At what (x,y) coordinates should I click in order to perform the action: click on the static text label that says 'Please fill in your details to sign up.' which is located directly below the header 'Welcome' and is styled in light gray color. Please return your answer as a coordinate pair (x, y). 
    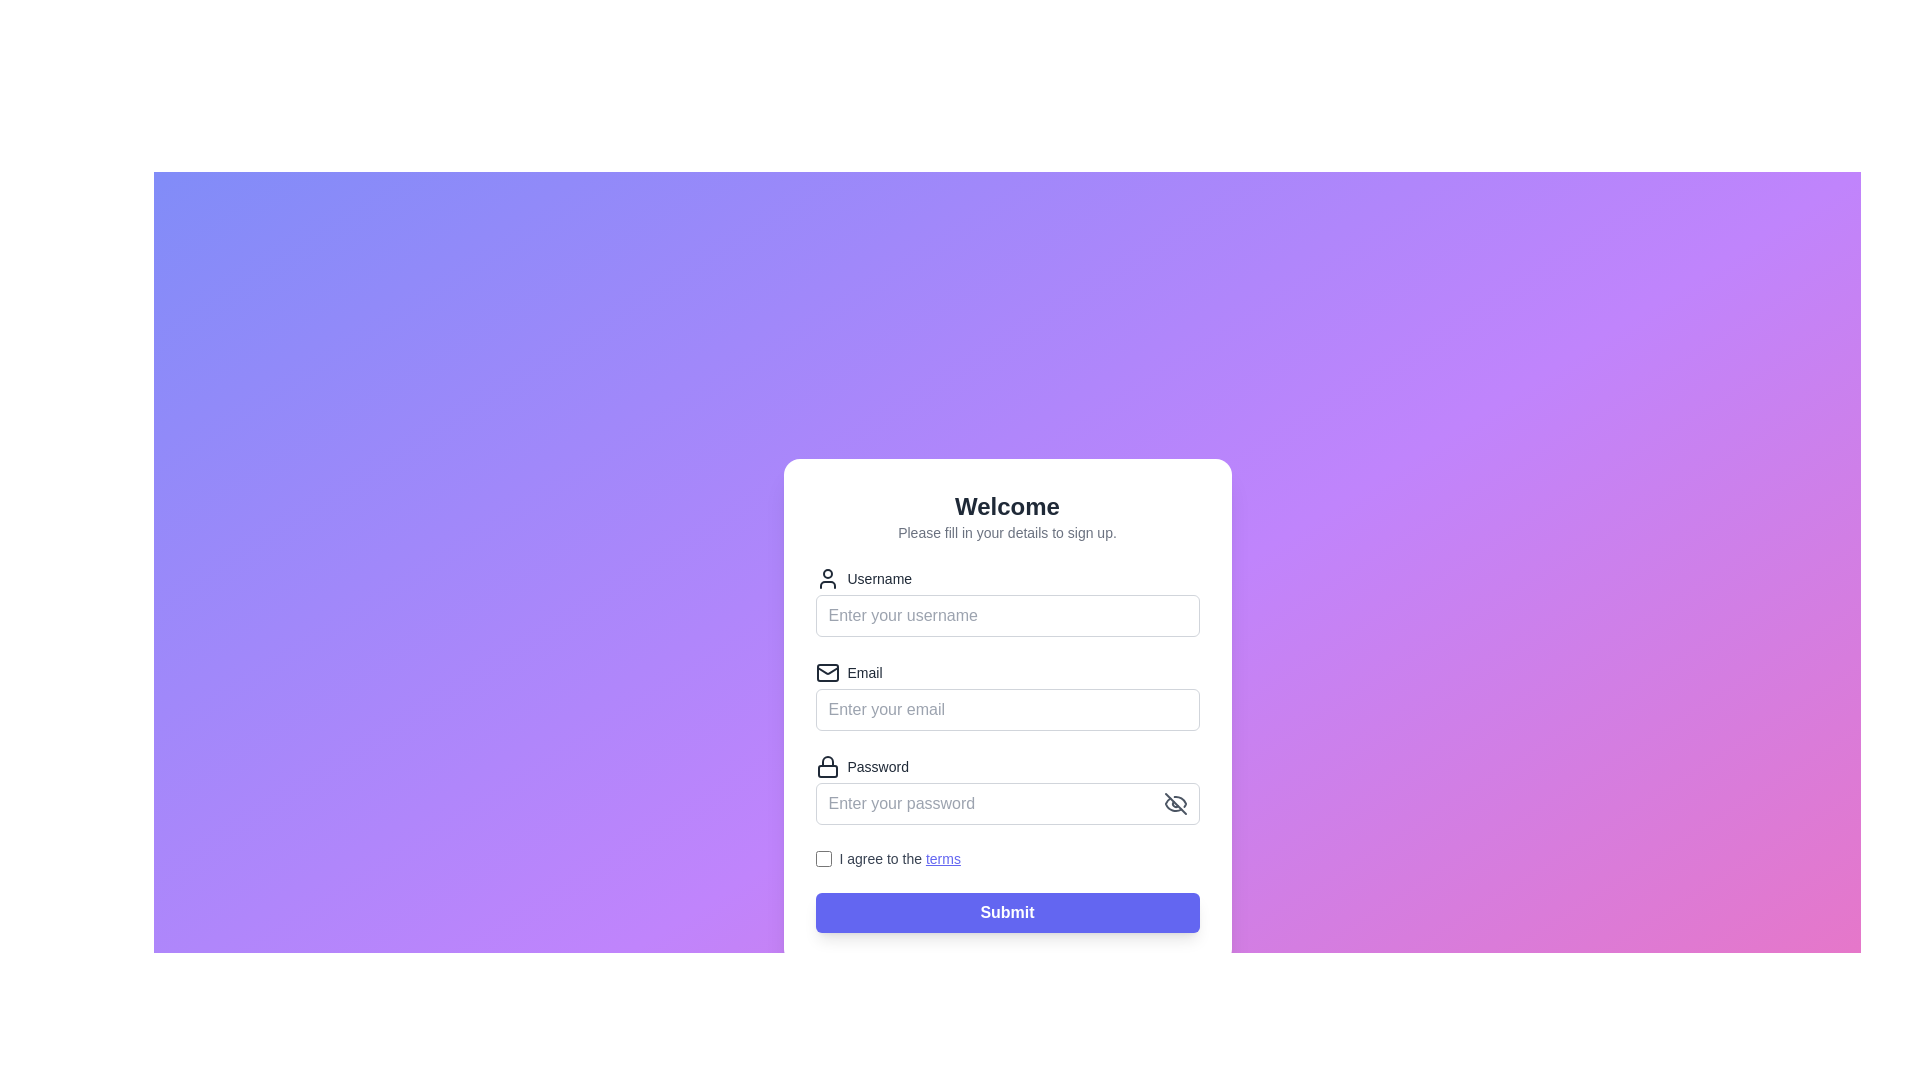
    Looking at the image, I should click on (1007, 531).